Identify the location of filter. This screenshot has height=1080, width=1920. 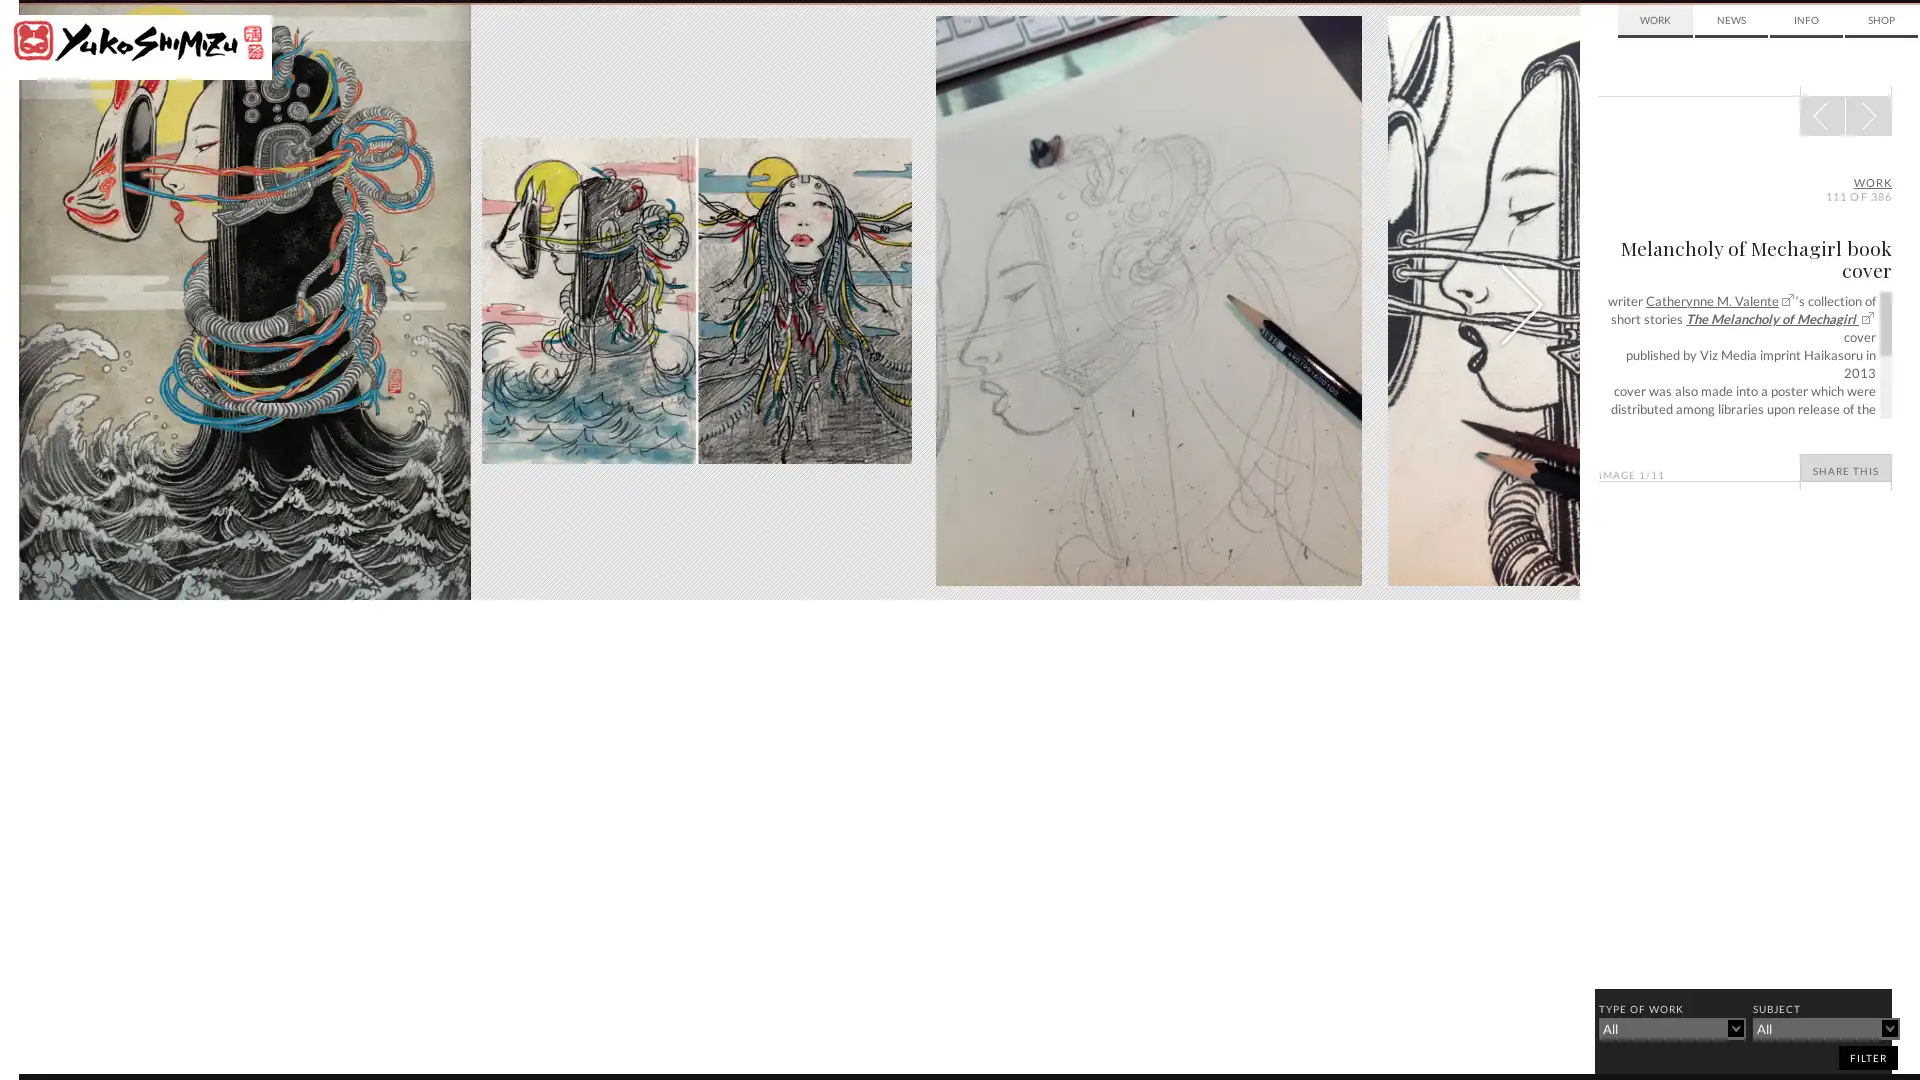
(1867, 1055).